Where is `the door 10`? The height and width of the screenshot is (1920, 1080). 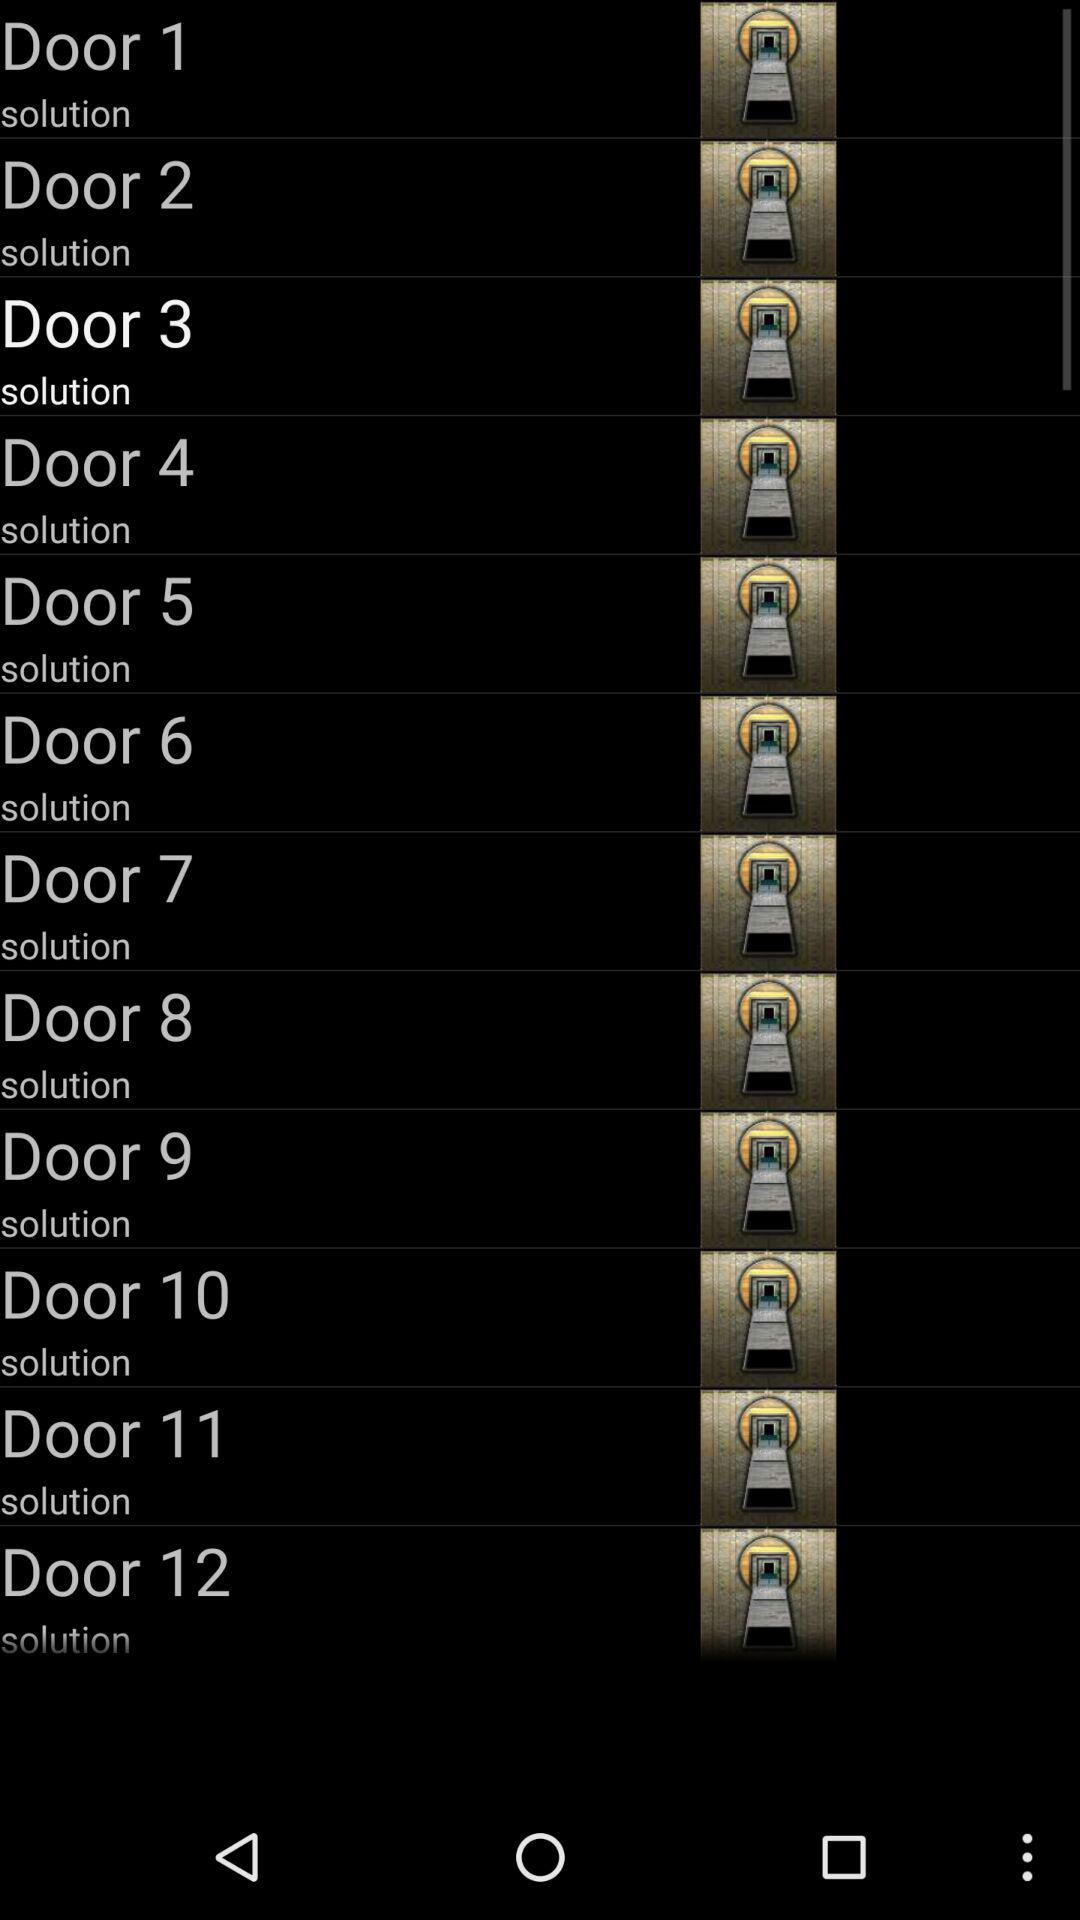 the door 10 is located at coordinates (346, 1292).